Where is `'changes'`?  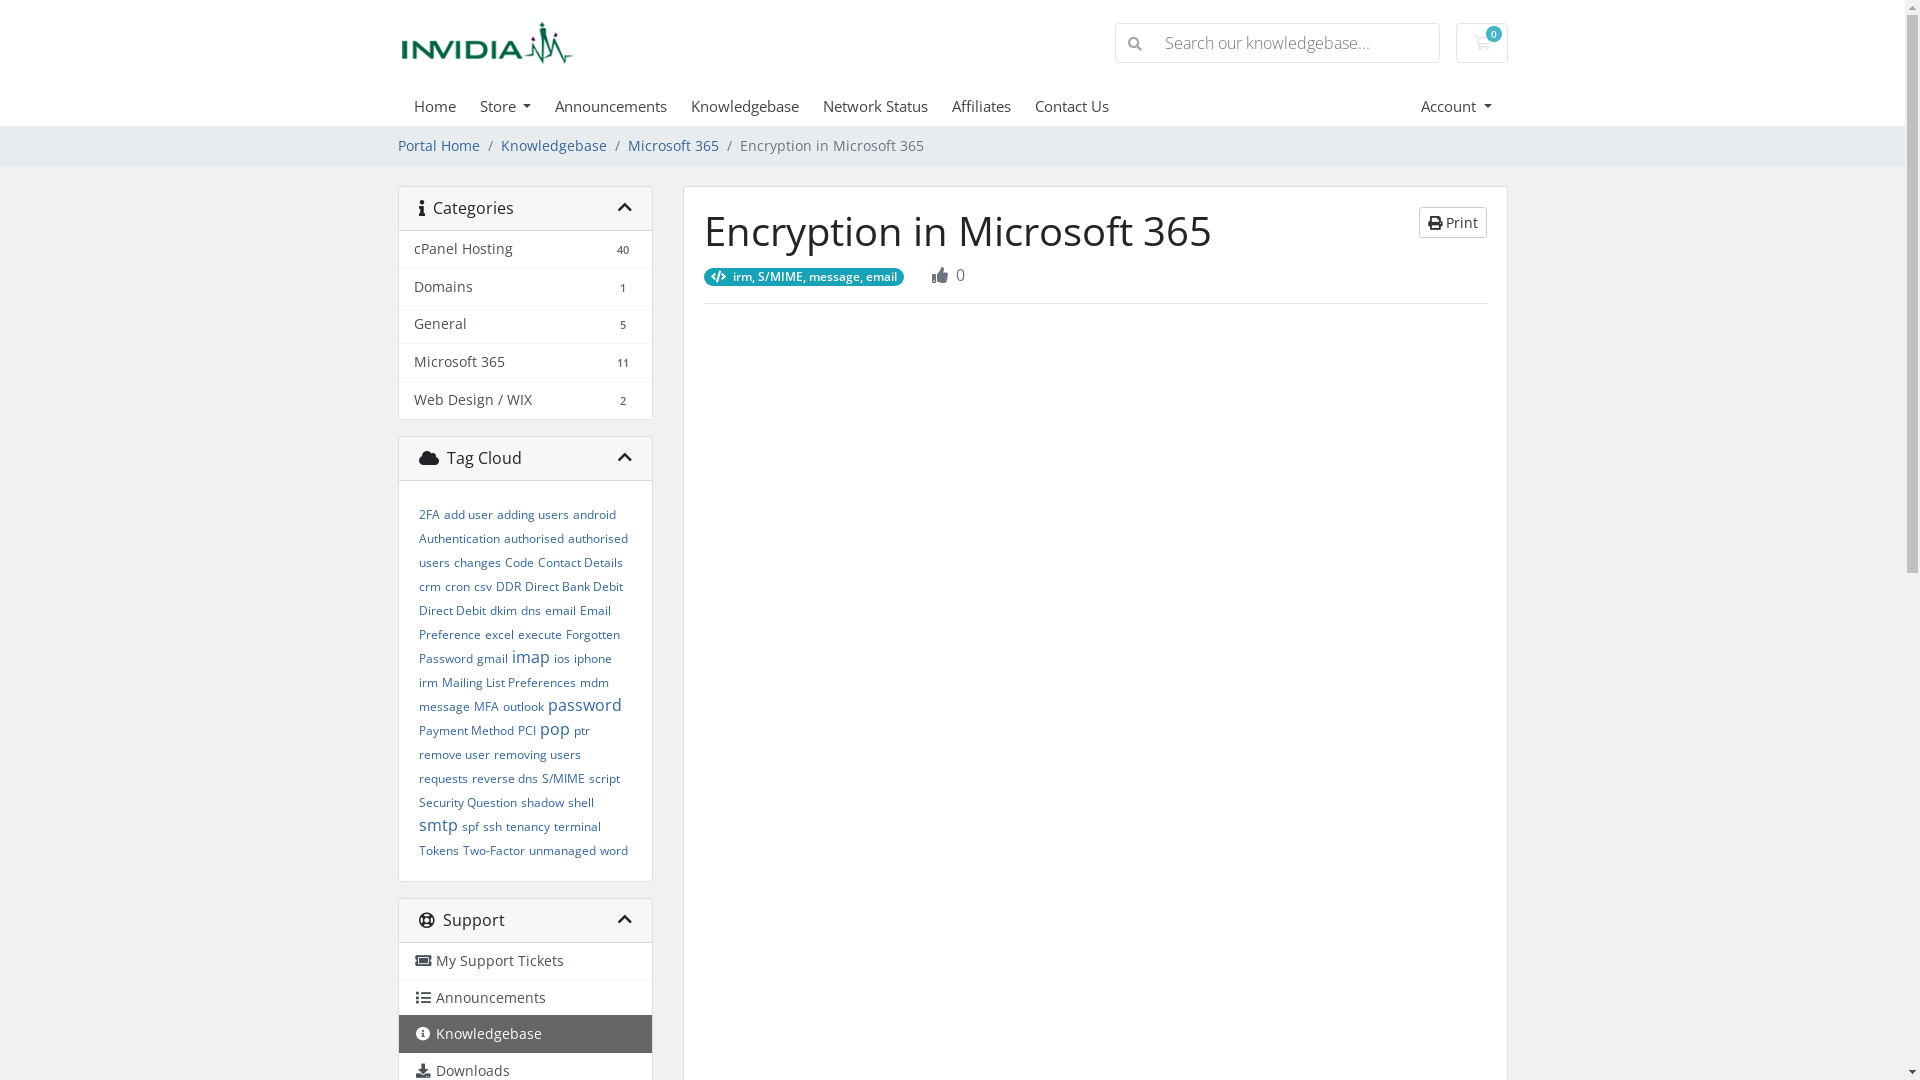 'changes' is located at coordinates (476, 562).